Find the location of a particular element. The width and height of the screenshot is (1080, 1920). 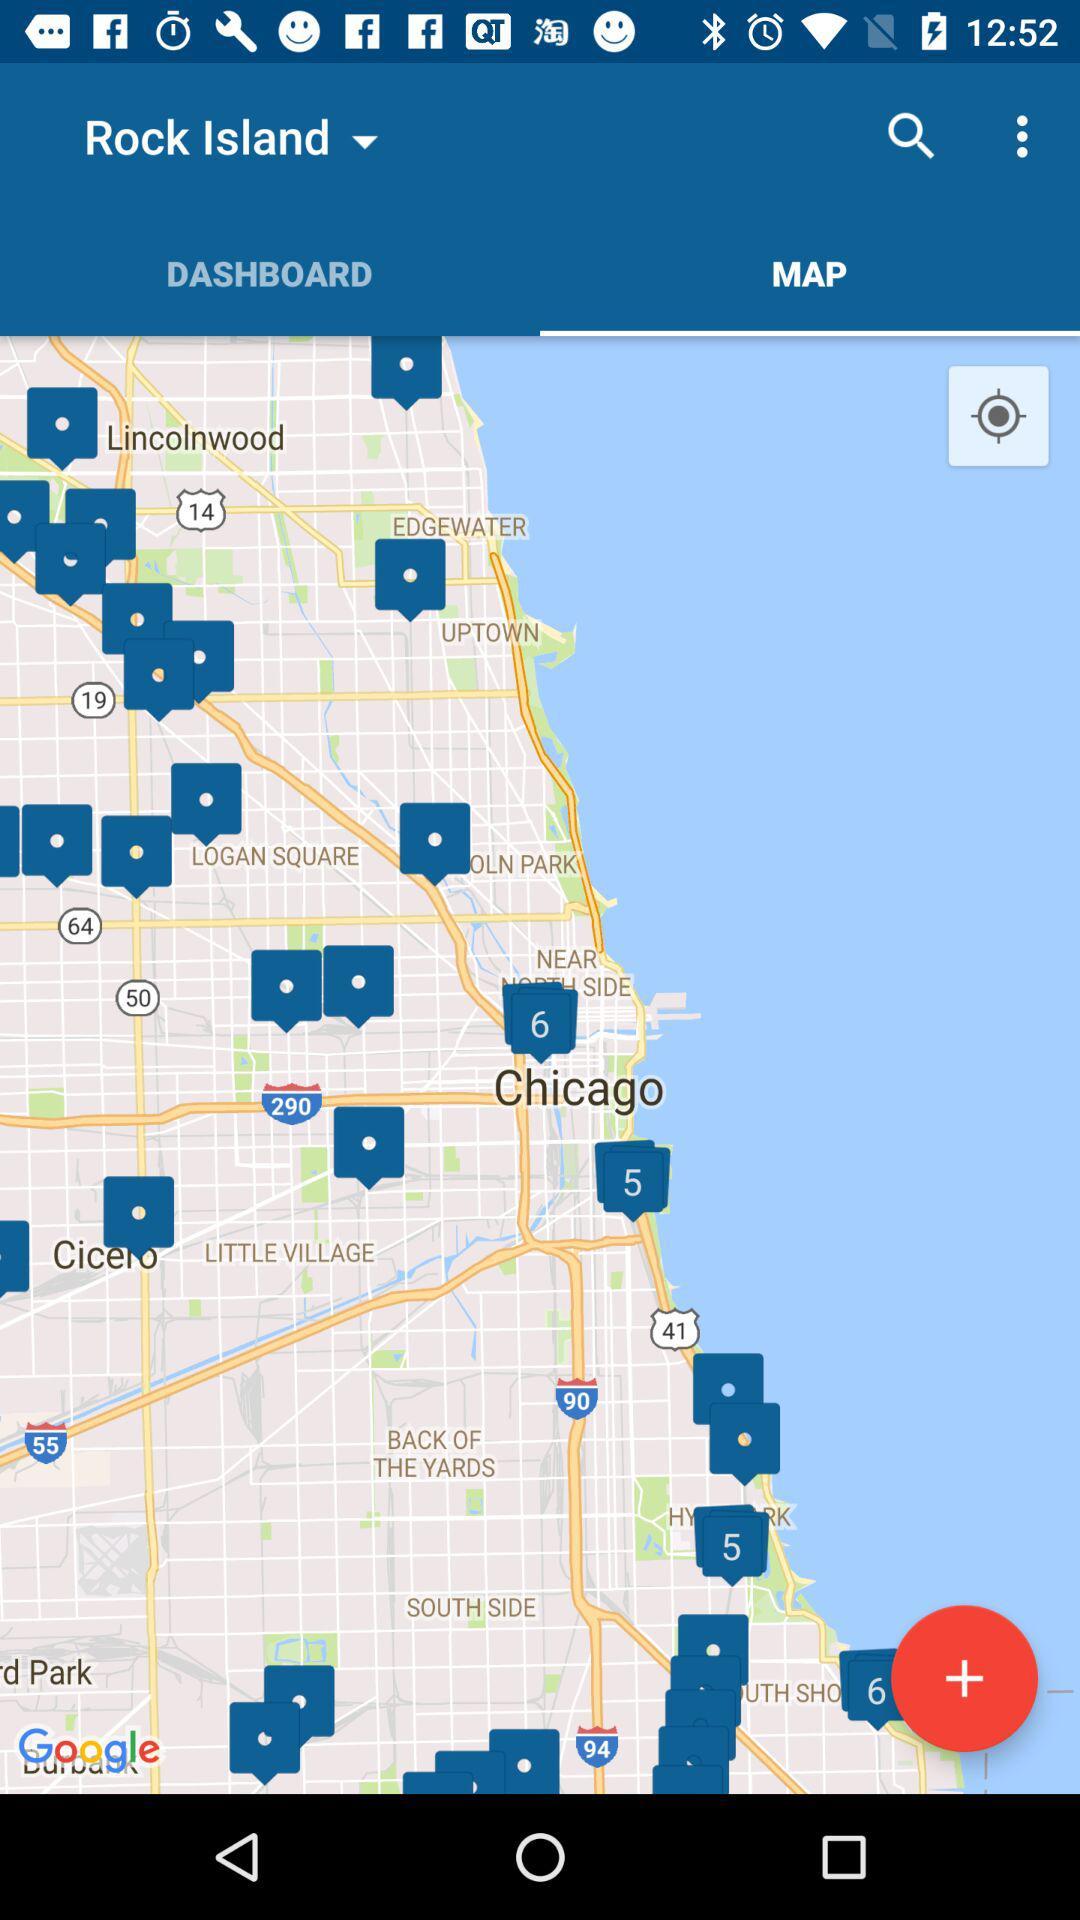

the item below the dashboard icon is located at coordinates (540, 1064).